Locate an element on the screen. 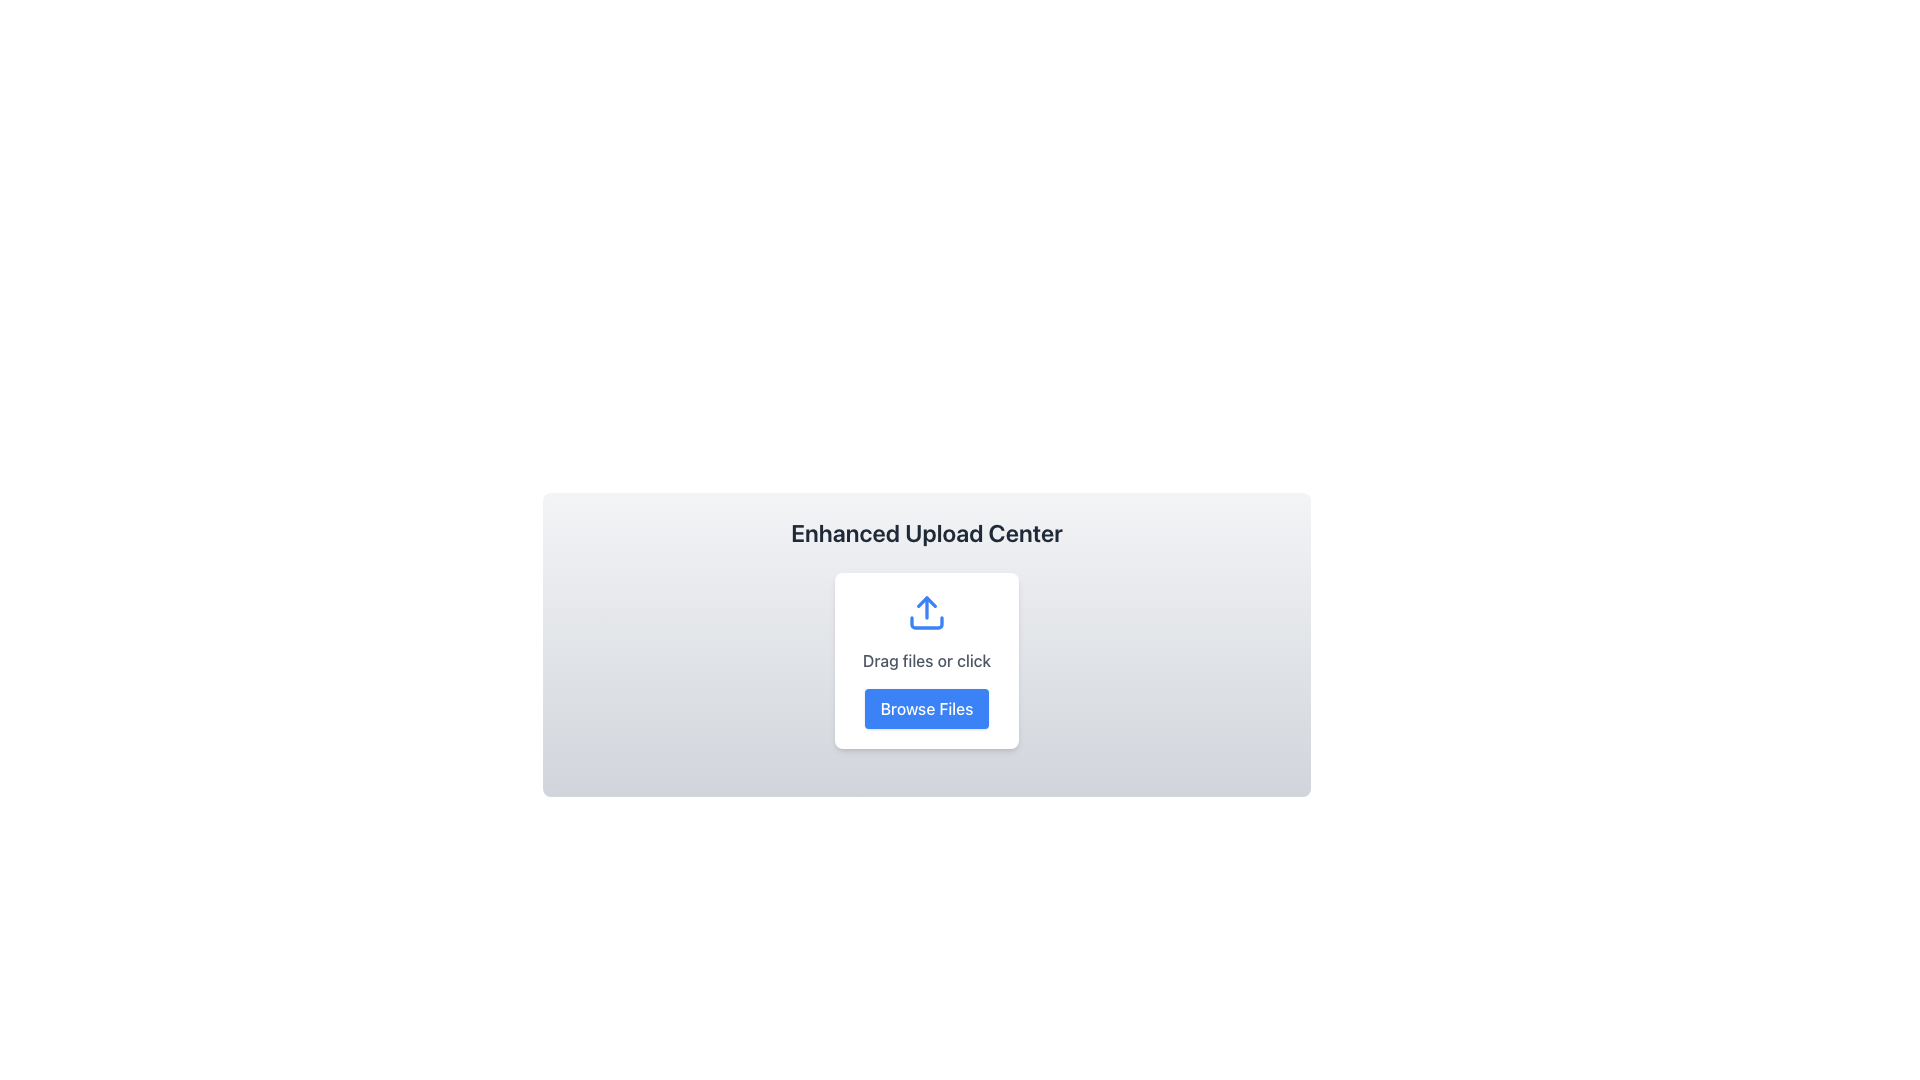 The width and height of the screenshot is (1920, 1080). the file upload button located at the bottom of the white card, beneath the text 'Drag files or click' is located at coordinates (925, 708).